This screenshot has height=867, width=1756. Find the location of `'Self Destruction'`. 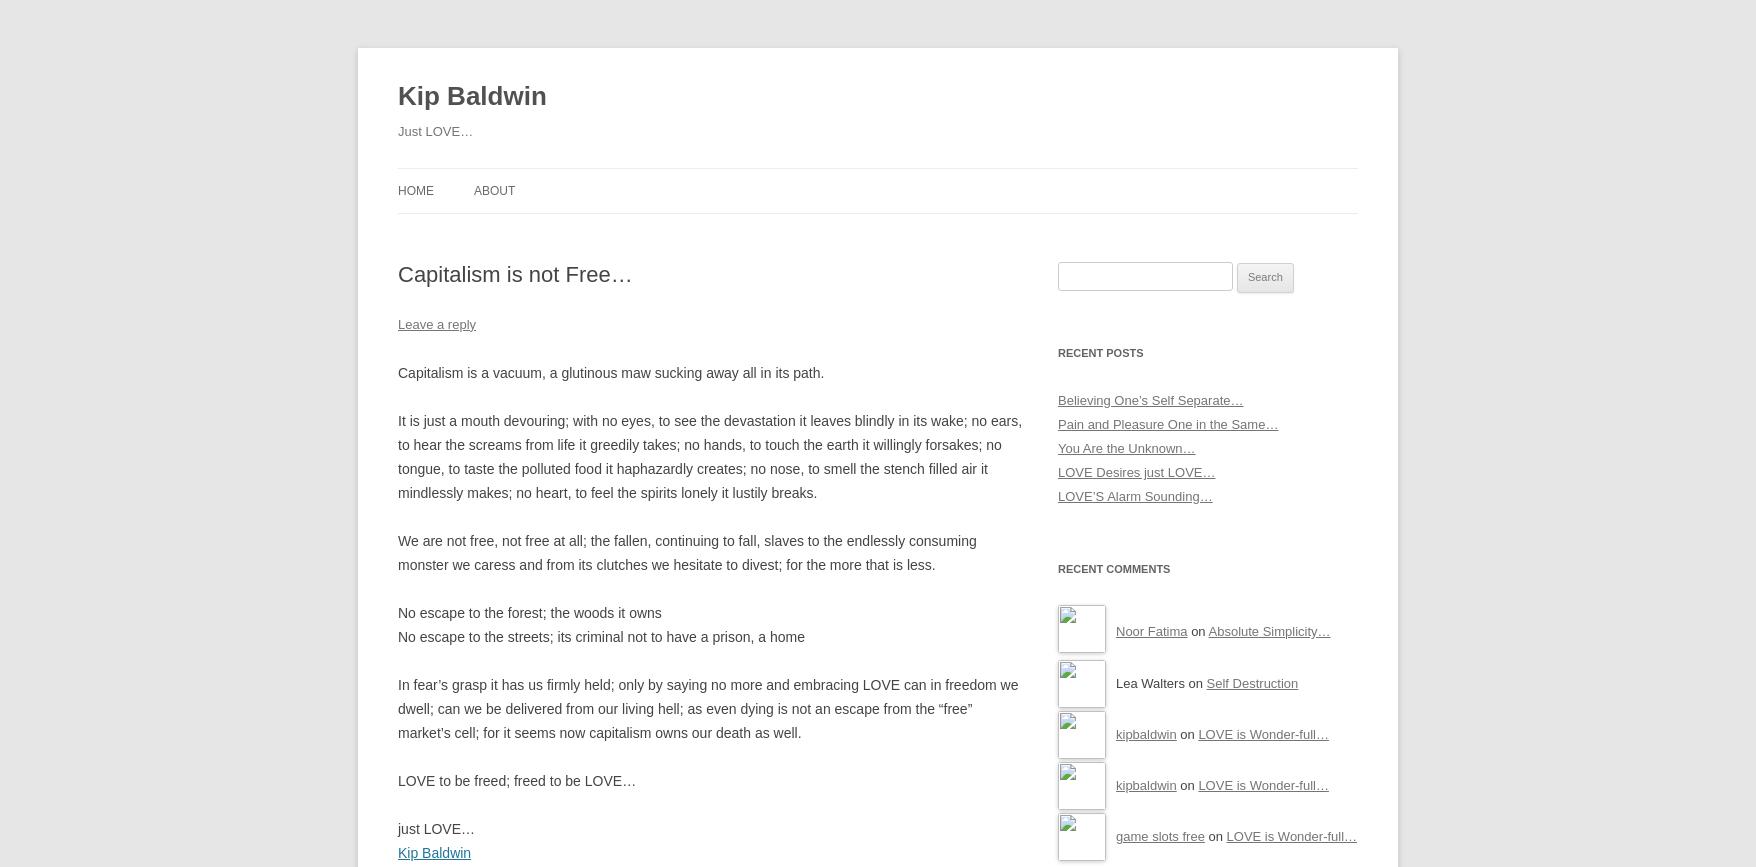

'Self Destruction' is located at coordinates (1206, 681).